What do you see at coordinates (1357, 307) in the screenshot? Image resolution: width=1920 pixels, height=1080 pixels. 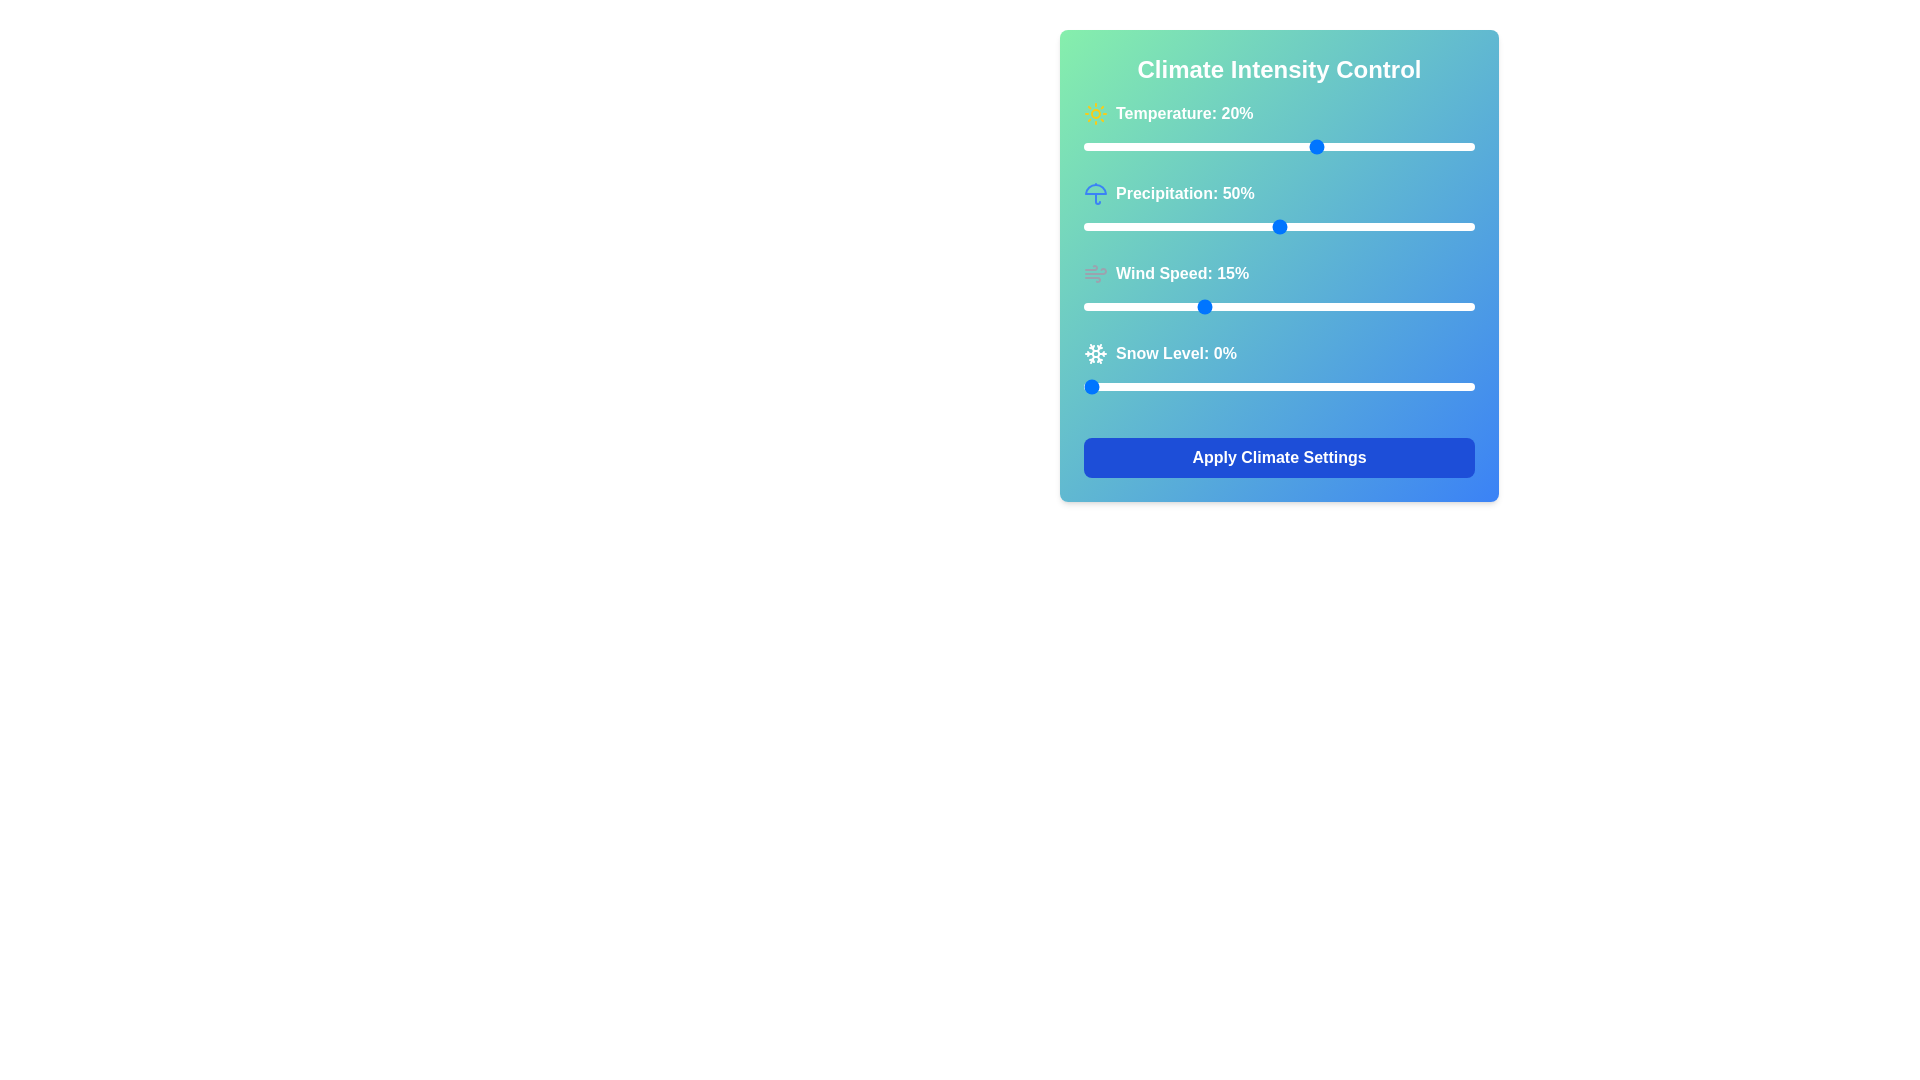 I see `wind speed` at bounding box center [1357, 307].